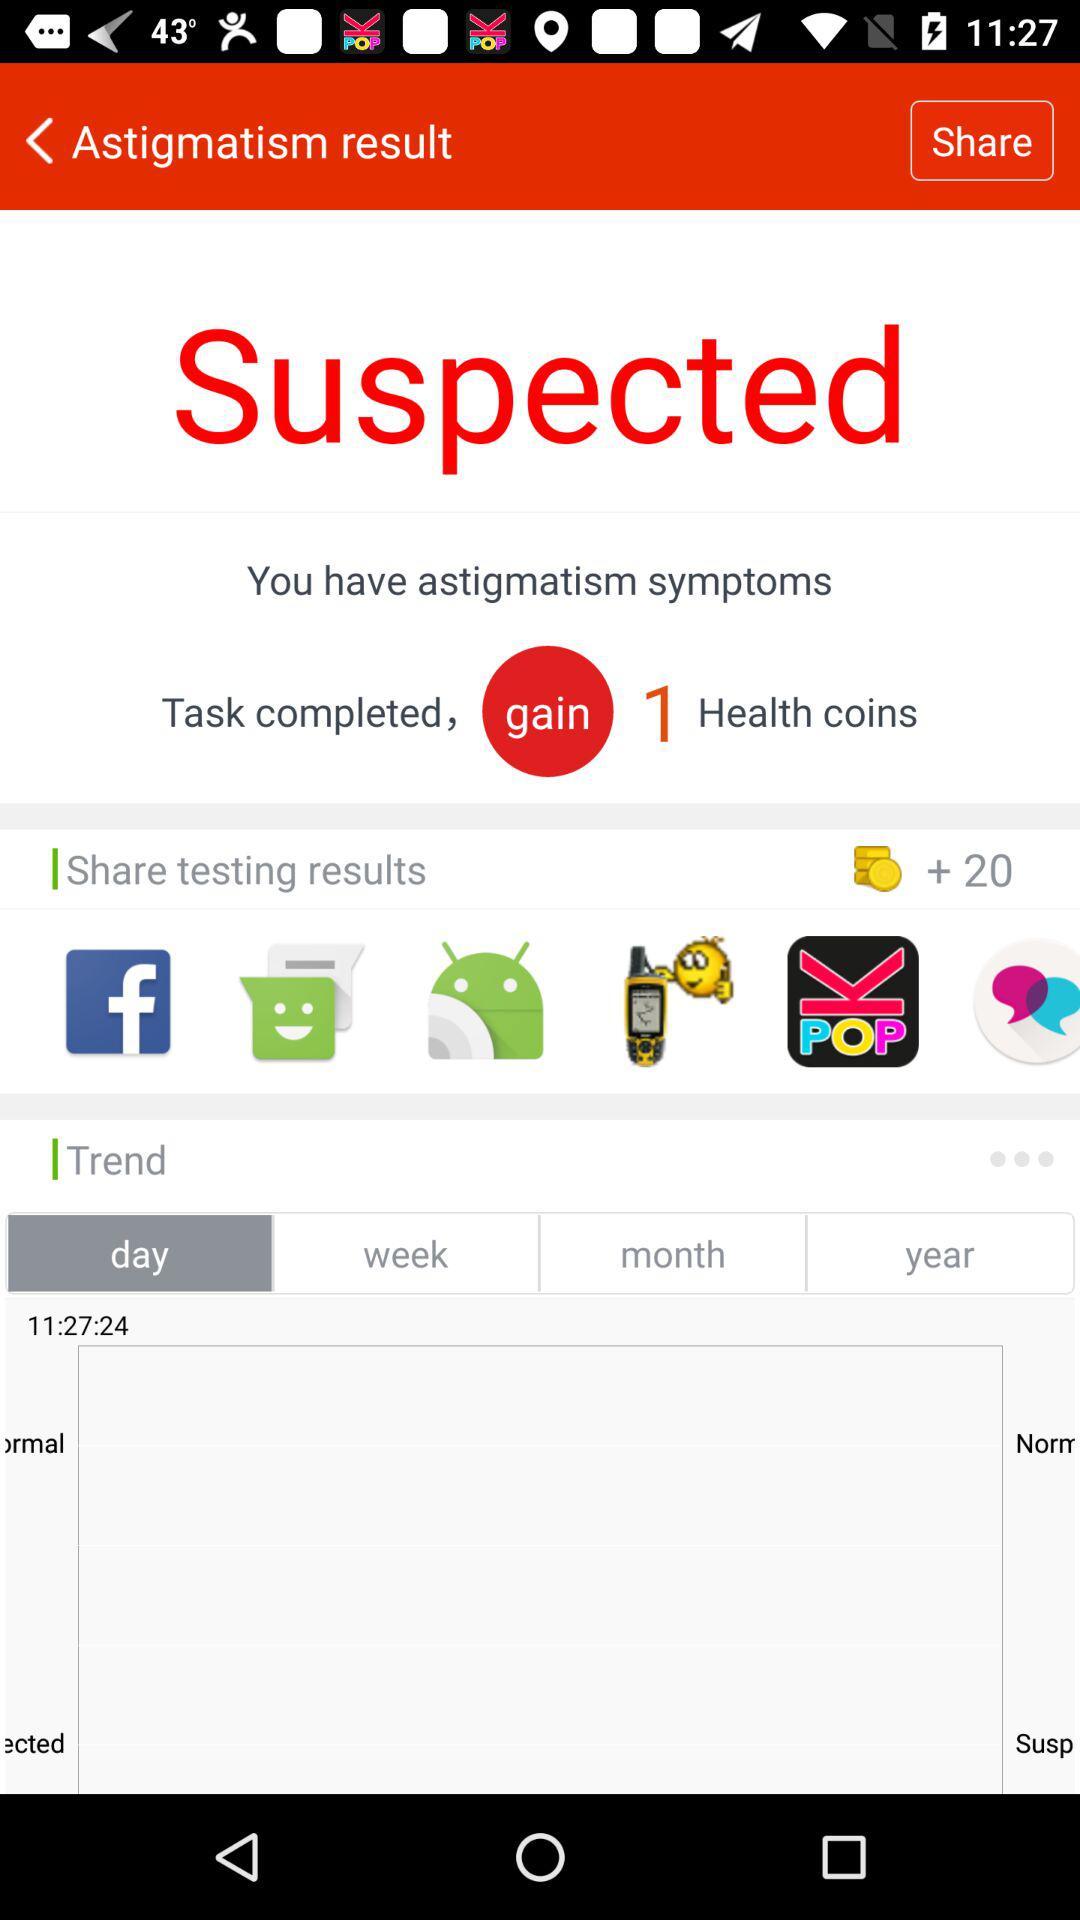 The height and width of the screenshot is (1920, 1080). I want to click on the day icon, so click(138, 1252).